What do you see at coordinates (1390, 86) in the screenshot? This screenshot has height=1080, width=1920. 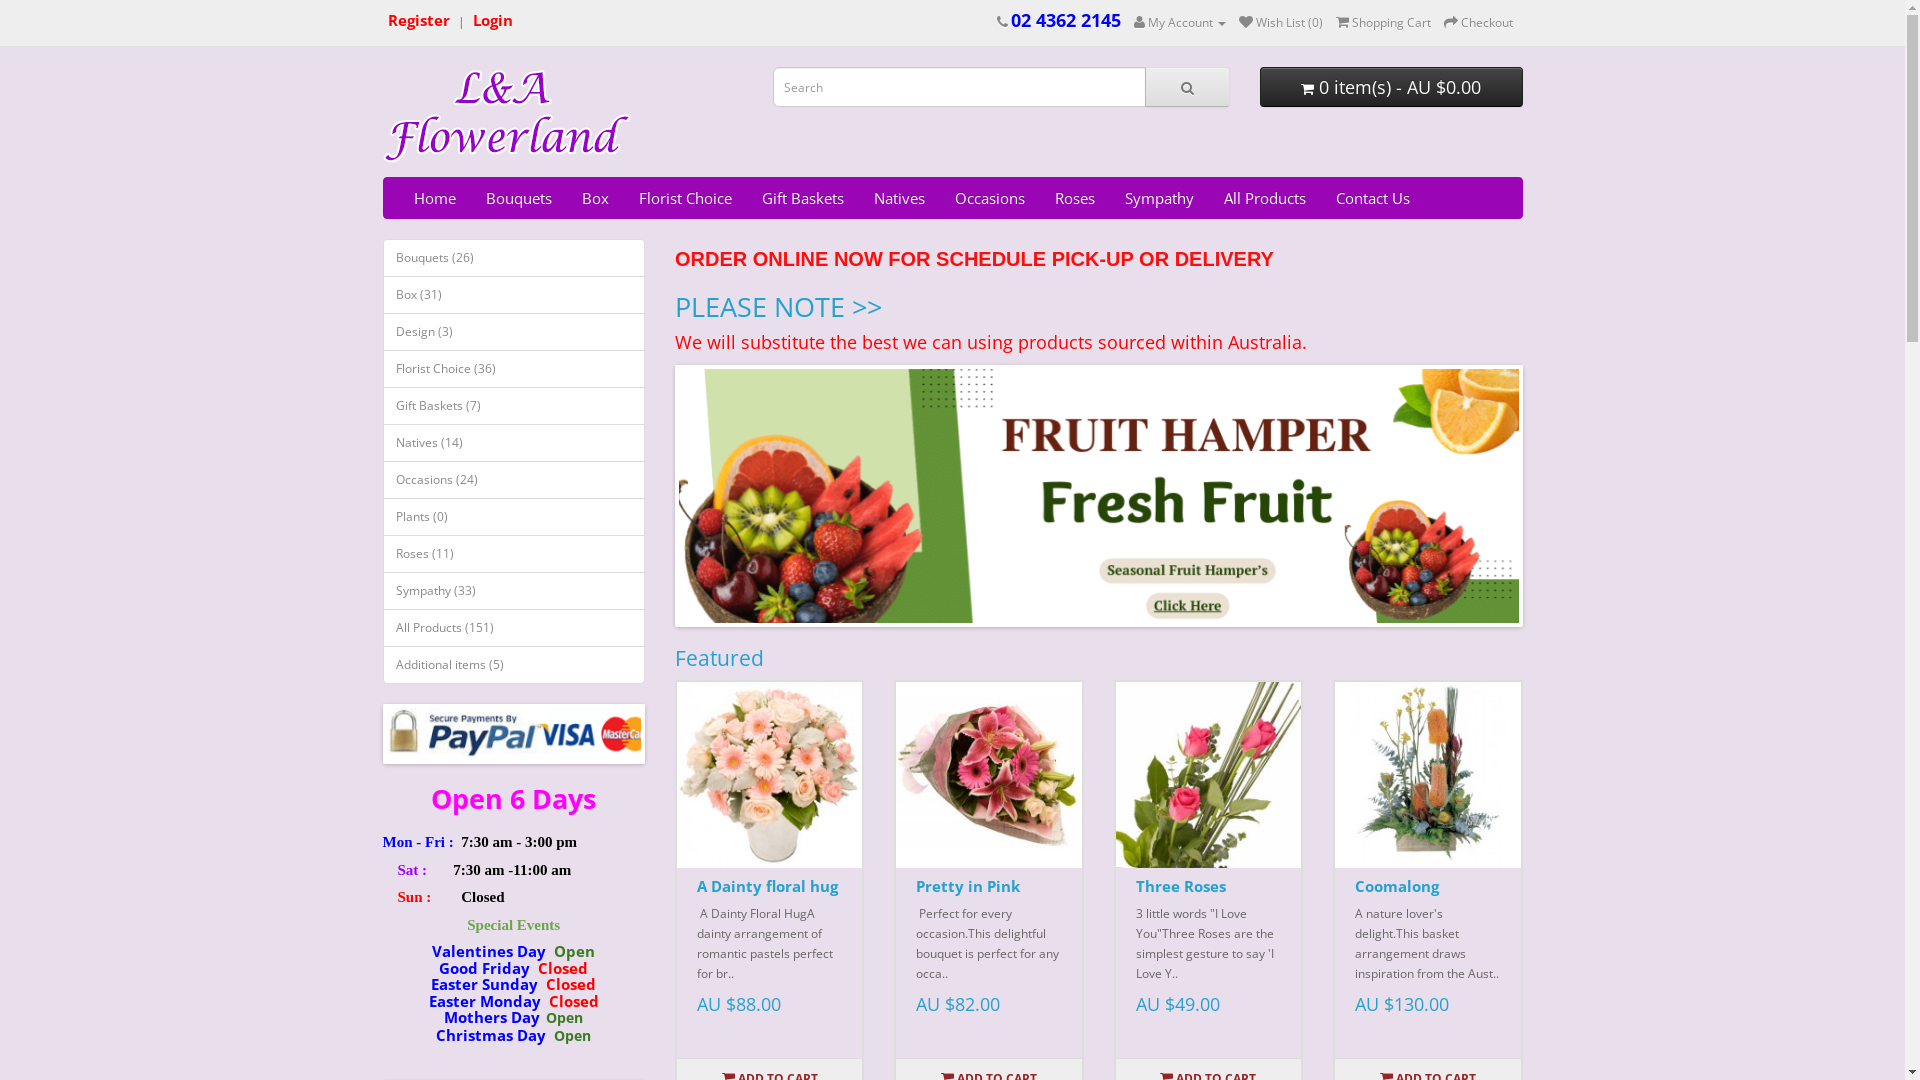 I see `'0 item(s) - AU $0.00'` at bounding box center [1390, 86].